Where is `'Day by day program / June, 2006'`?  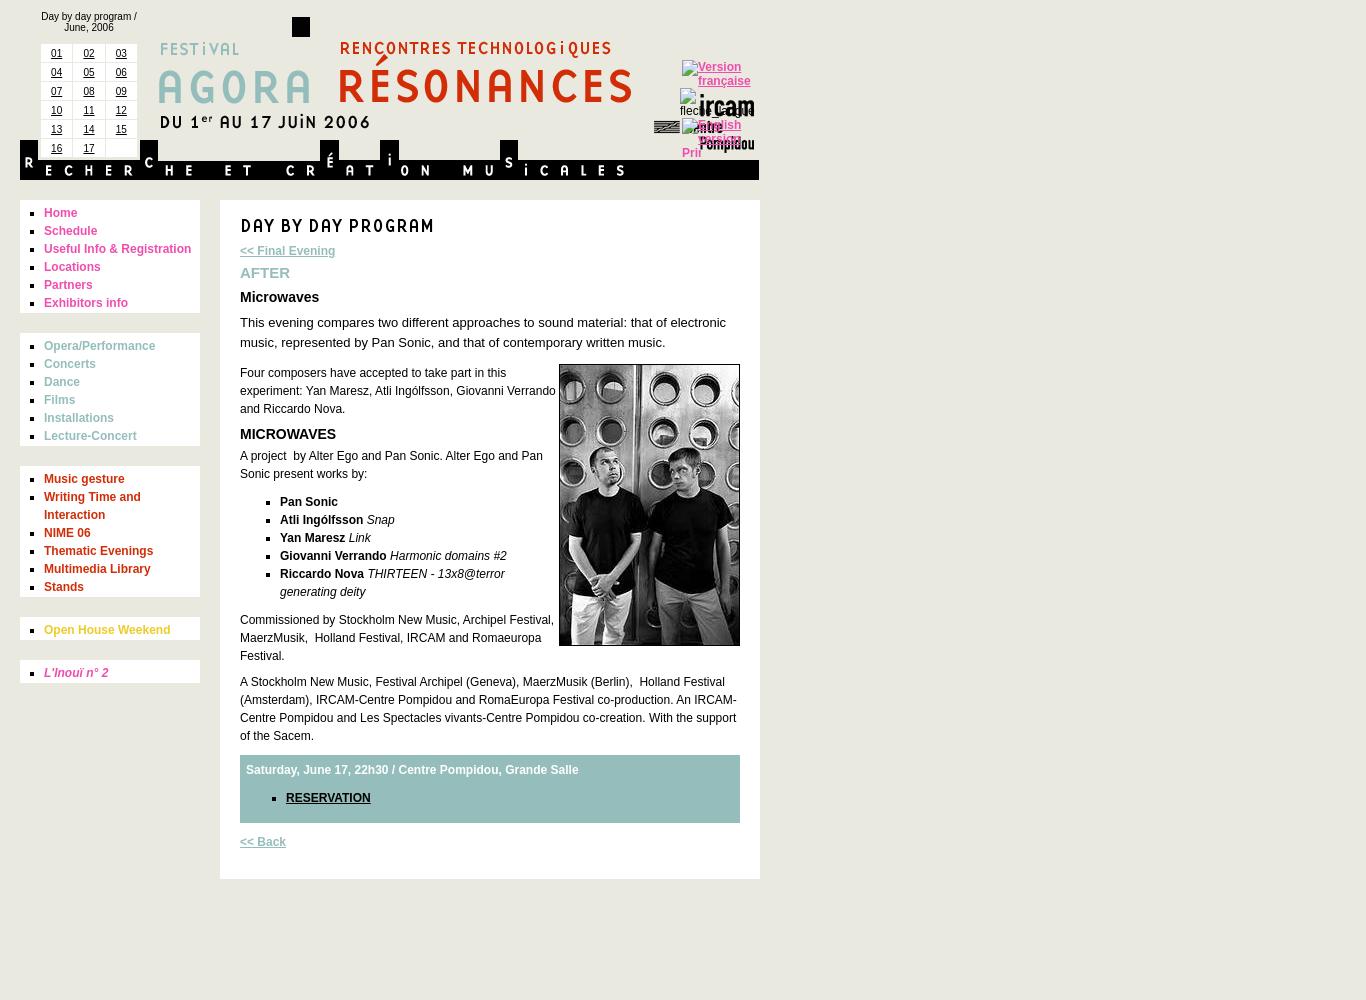
'Day by day program / June, 2006' is located at coordinates (88, 22).